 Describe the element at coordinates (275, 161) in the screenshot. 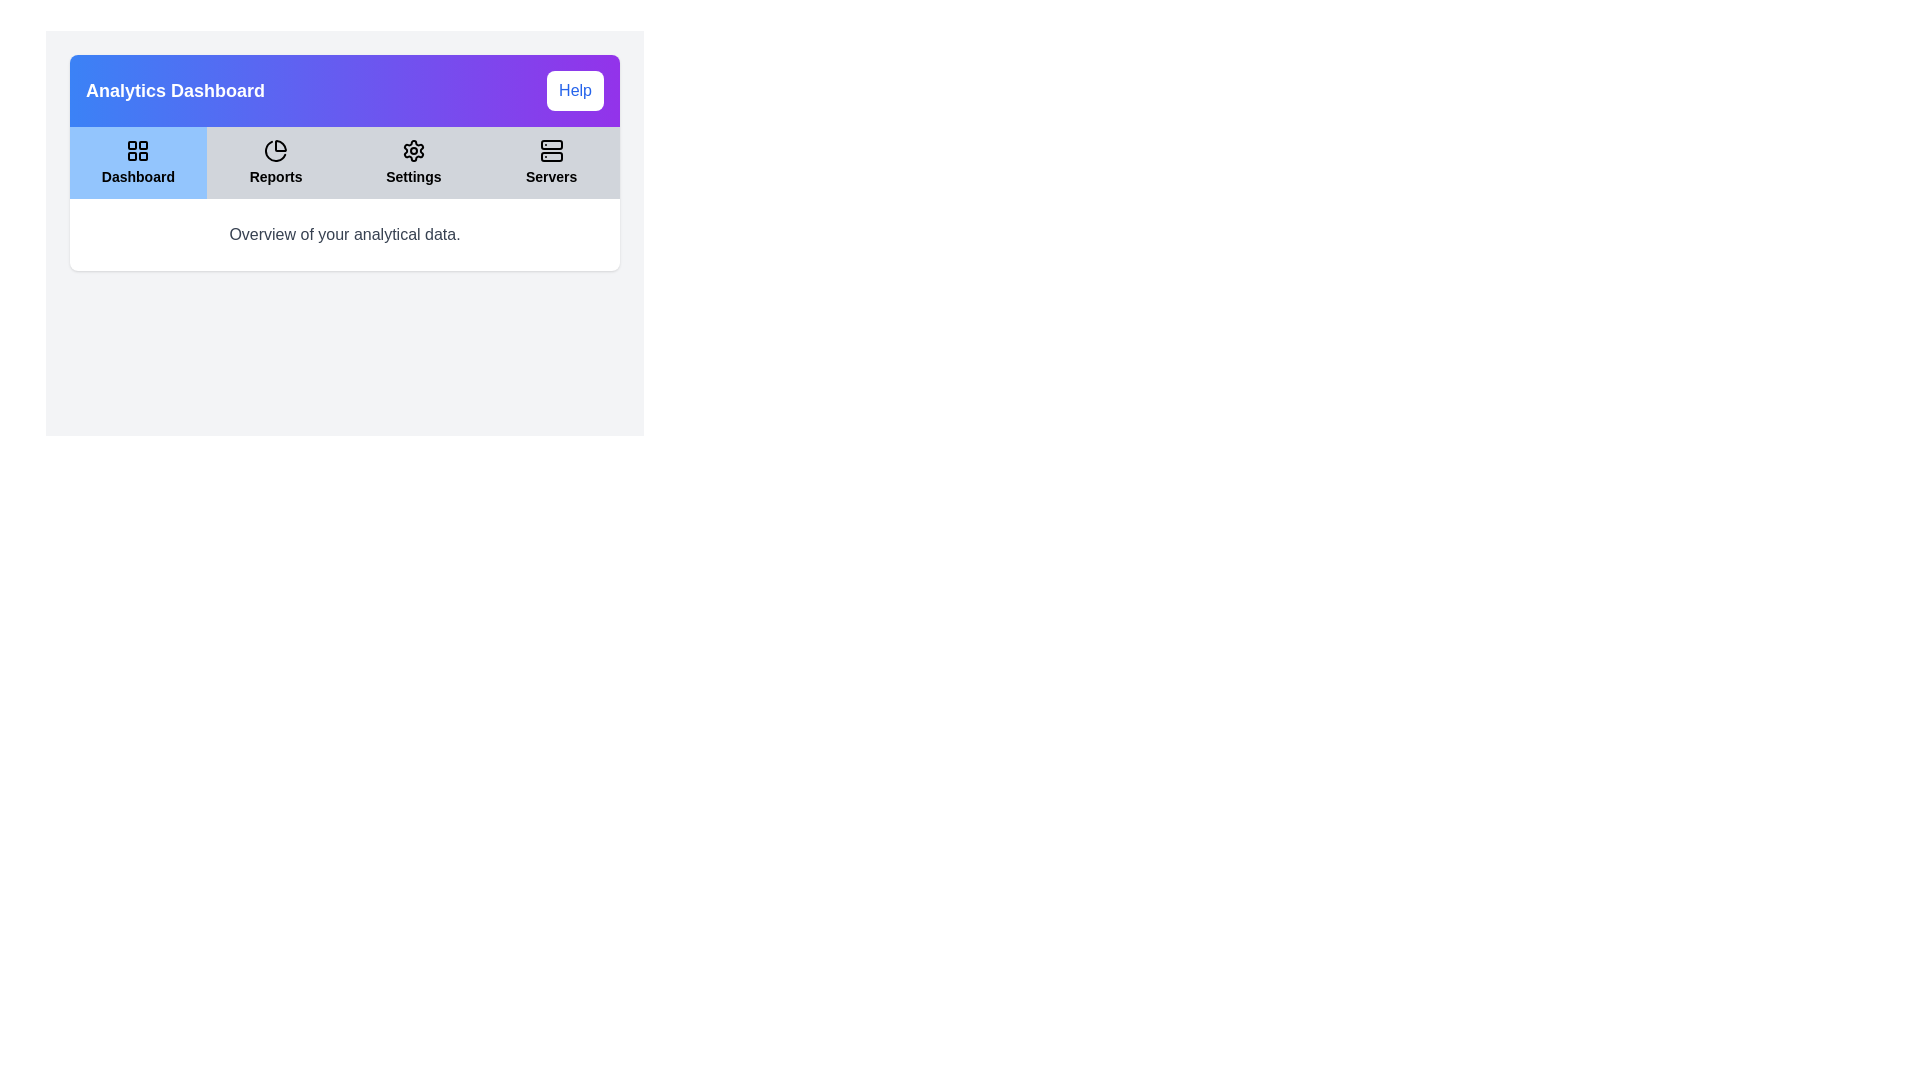

I see `the 'Reports' button with a pie chart icon, which is the second button from the left in the horizontal menu bar below the header` at that location.